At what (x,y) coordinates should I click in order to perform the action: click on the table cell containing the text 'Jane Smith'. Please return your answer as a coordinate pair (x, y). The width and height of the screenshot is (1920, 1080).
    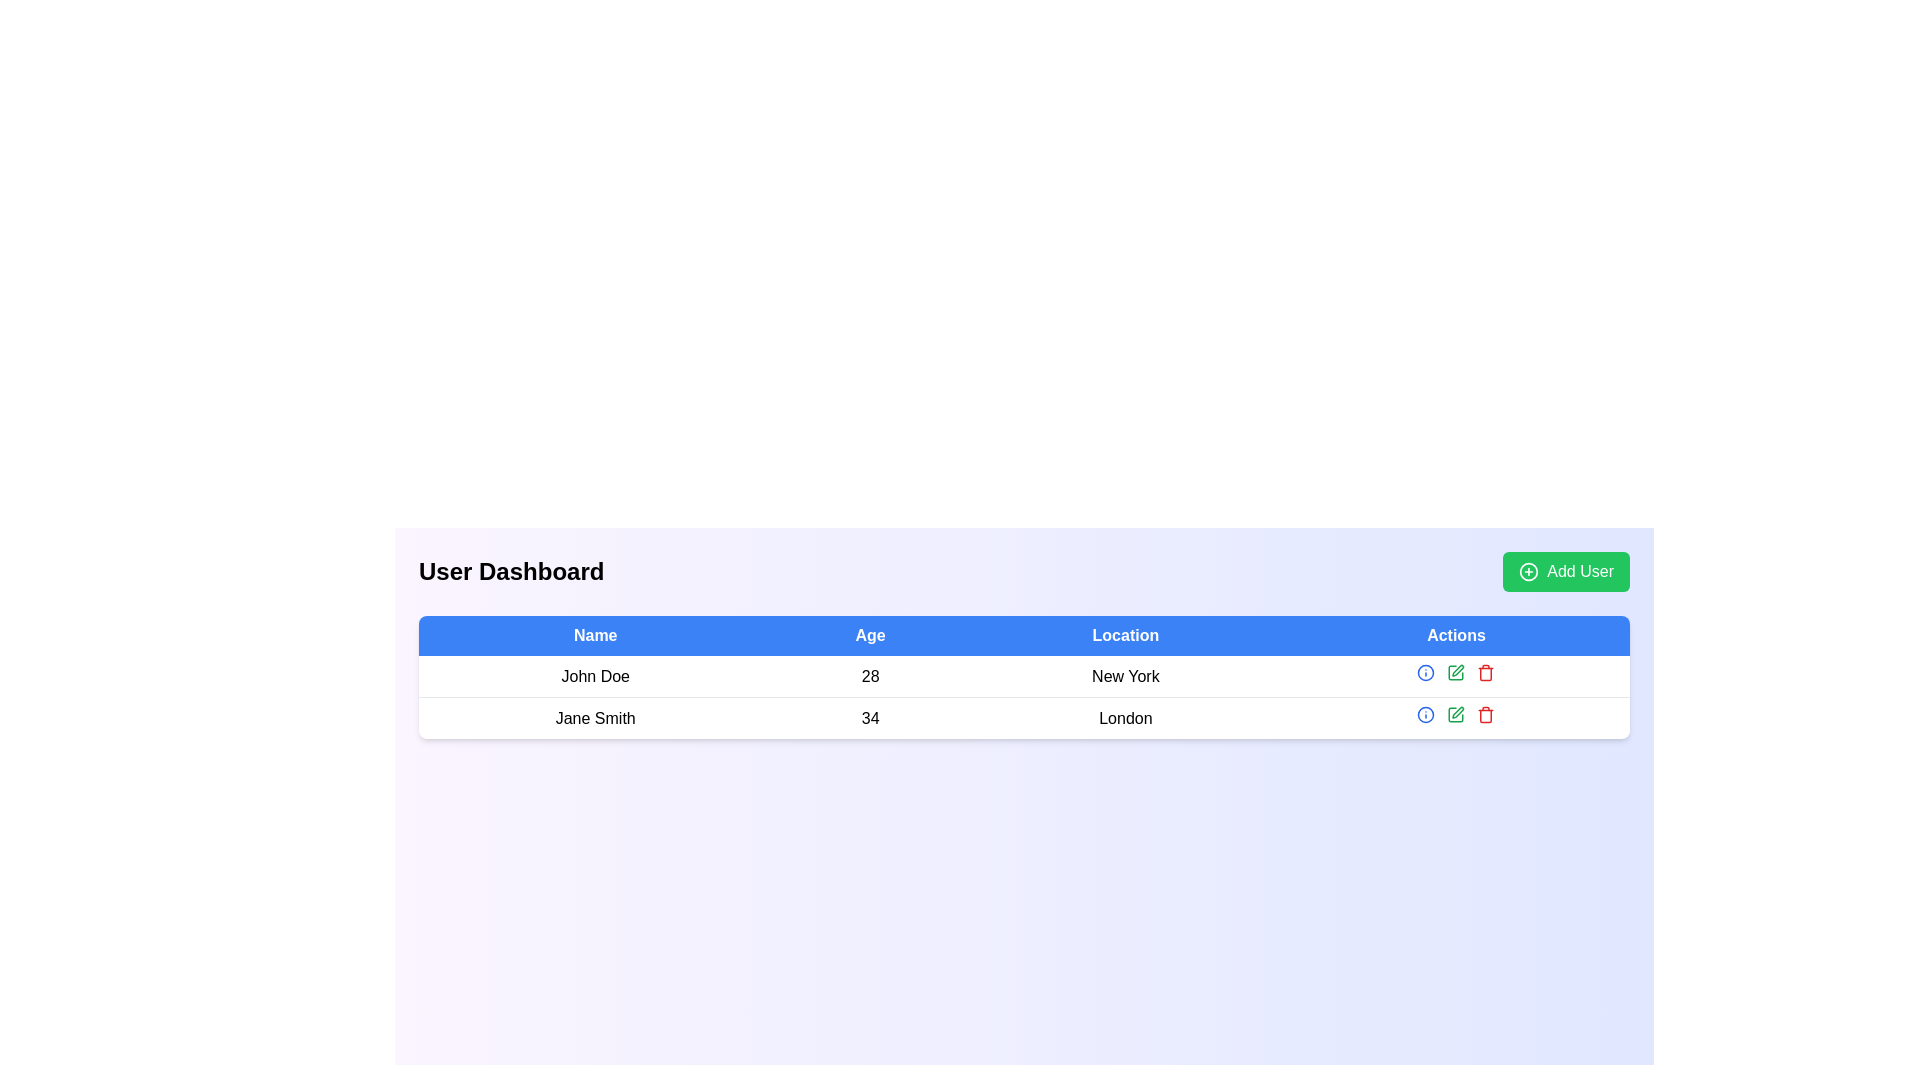
    Looking at the image, I should click on (594, 717).